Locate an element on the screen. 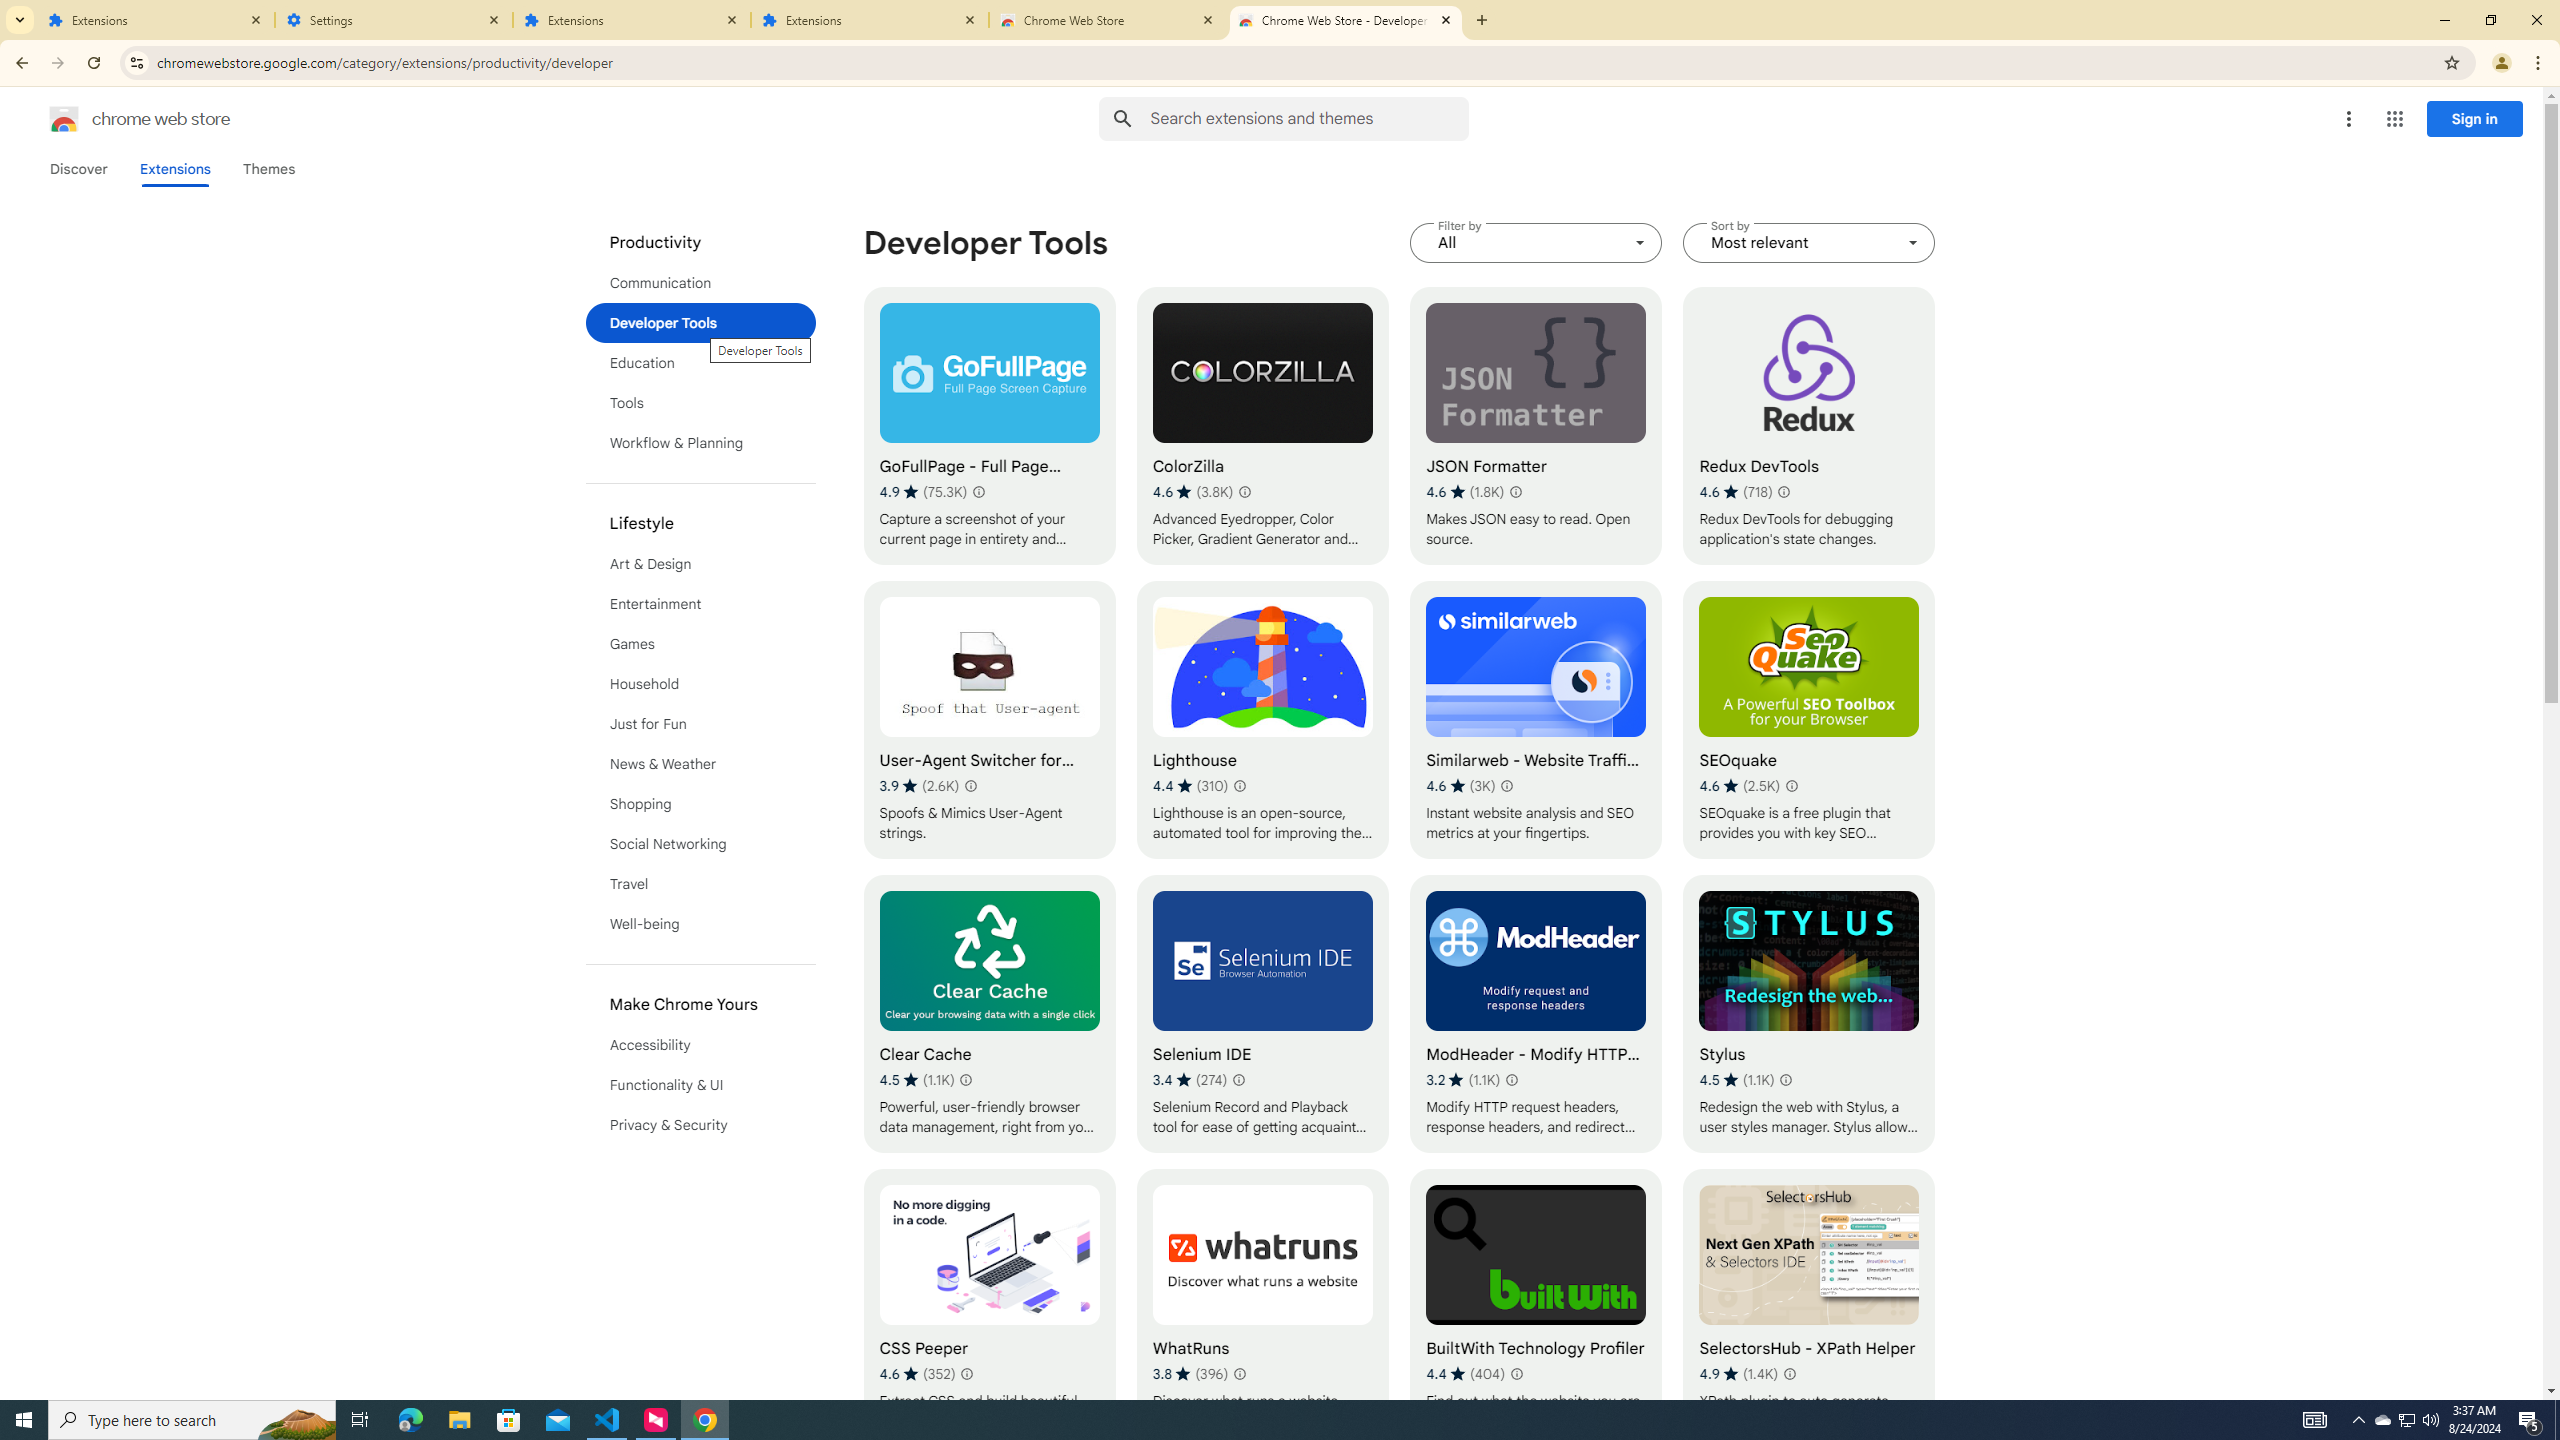 The image size is (2560, 1440). 'Average rating 3.4 out of 5 stars. 274 ratings.' is located at coordinates (1190, 1080).